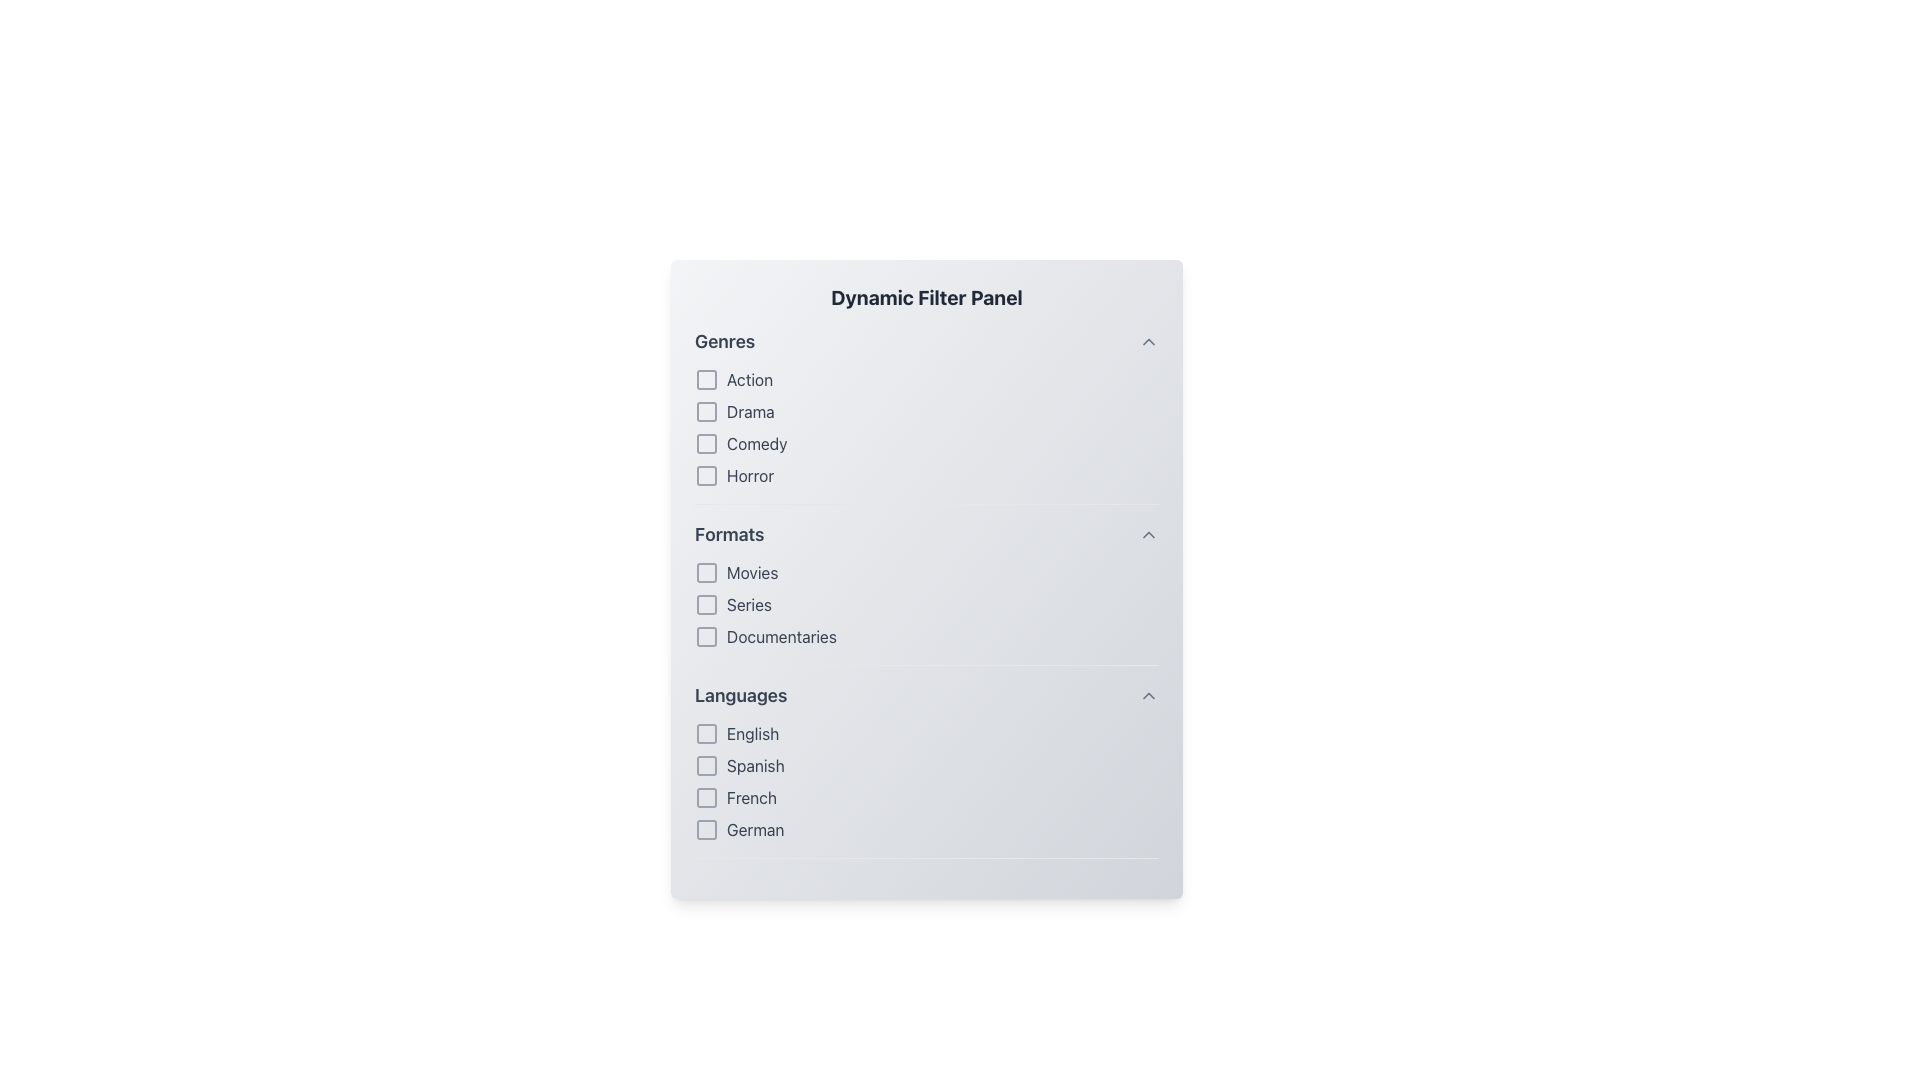 The height and width of the screenshot is (1080, 1920). What do you see at coordinates (756, 442) in the screenshot?
I see `the 'Comedy' text label located under the 'Genres' section, which is the third checkbox option in the panel` at bounding box center [756, 442].